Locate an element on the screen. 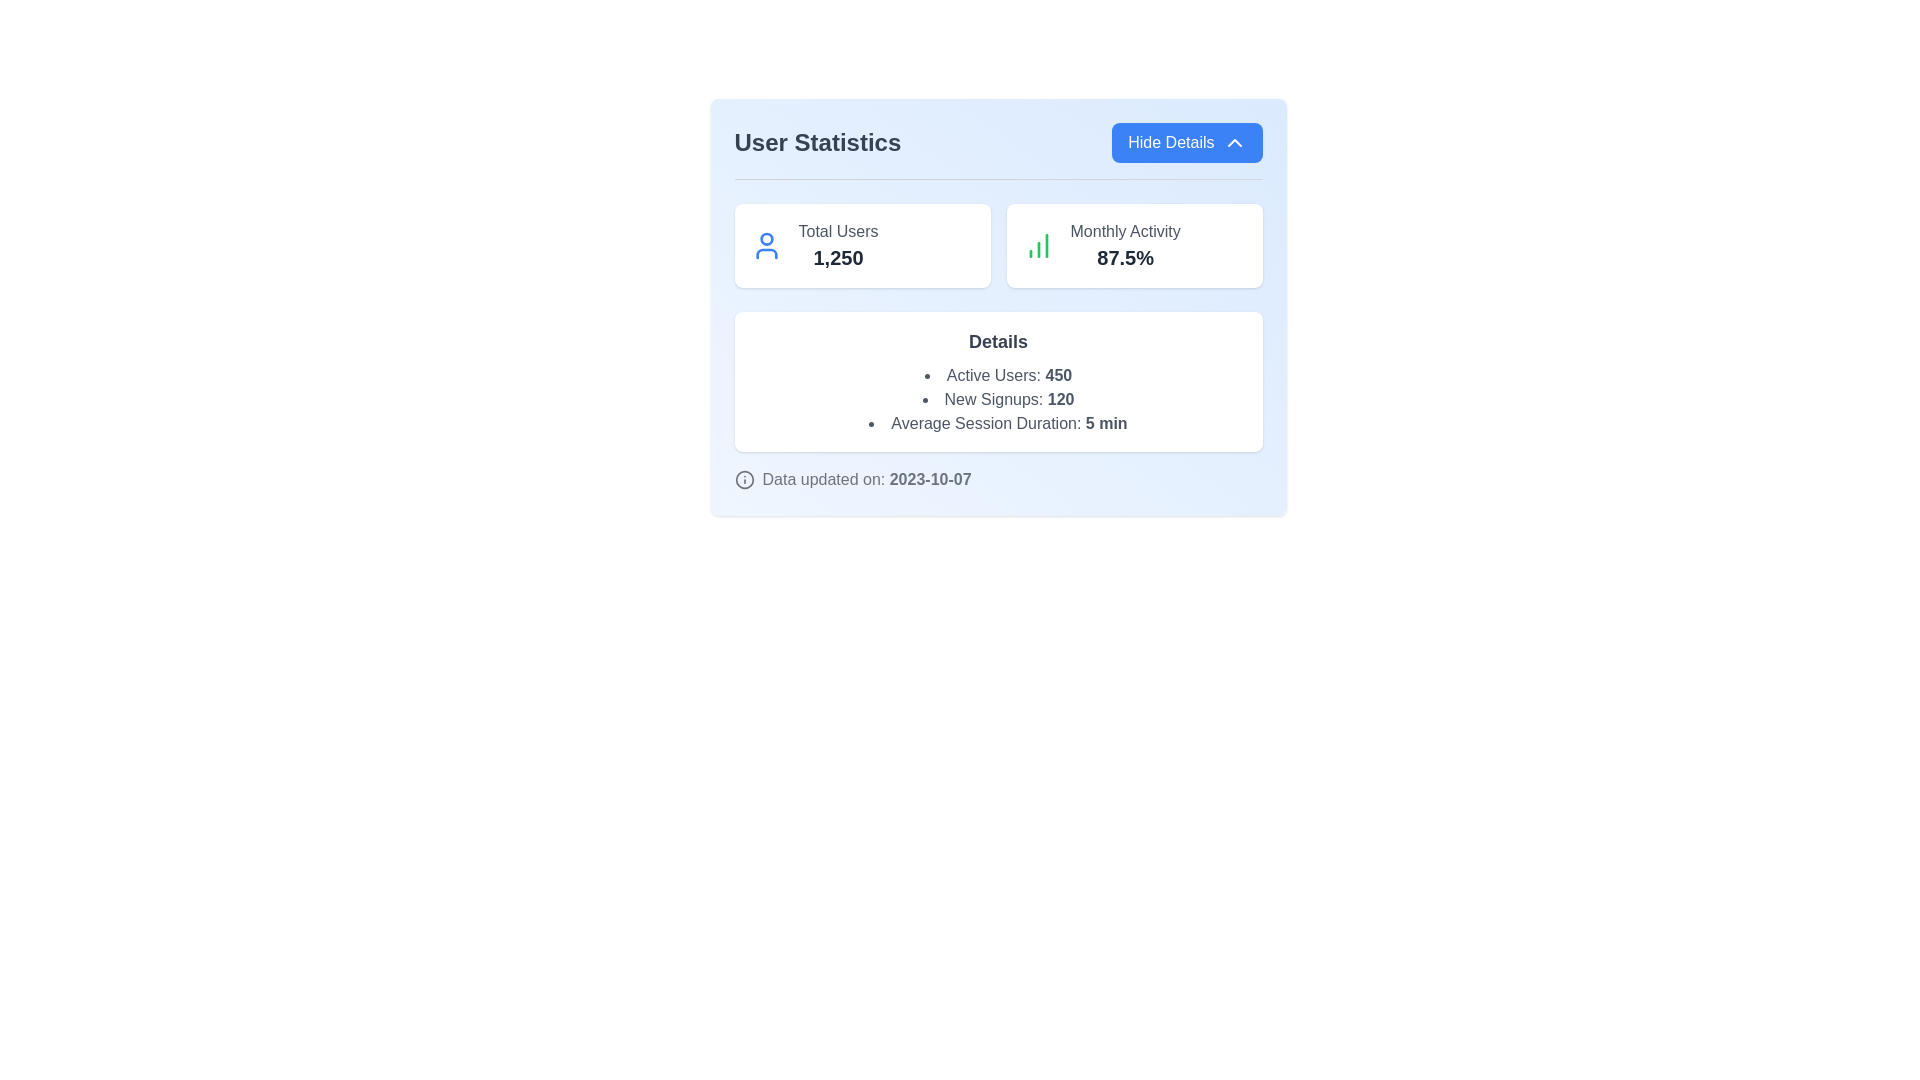 The width and height of the screenshot is (1920, 1080). text from the Text Label that serves as a header for the information about 'Active Users', 'New Signups', and 'Average Session Duration' is located at coordinates (998, 341).